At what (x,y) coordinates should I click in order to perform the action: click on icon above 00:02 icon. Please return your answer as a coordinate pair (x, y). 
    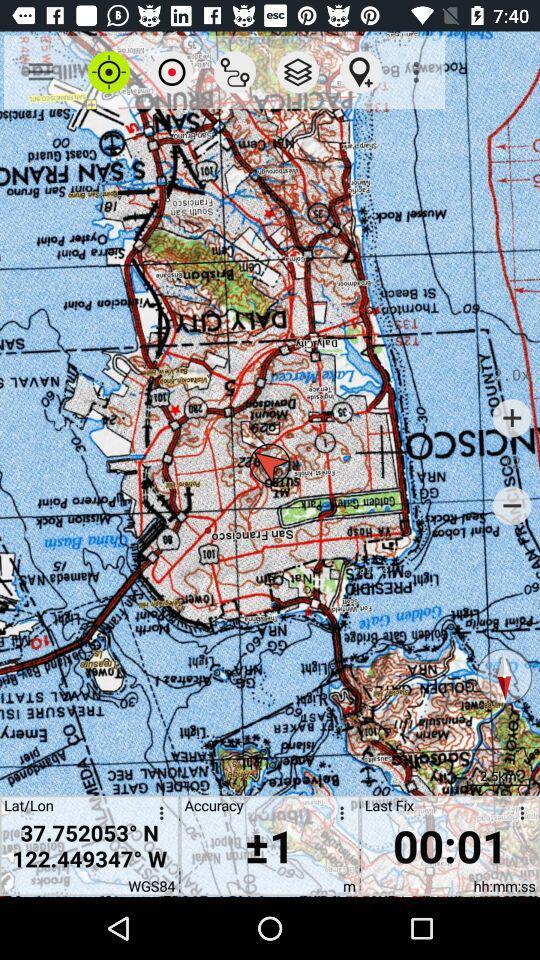
    Looking at the image, I should click on (503, 676).